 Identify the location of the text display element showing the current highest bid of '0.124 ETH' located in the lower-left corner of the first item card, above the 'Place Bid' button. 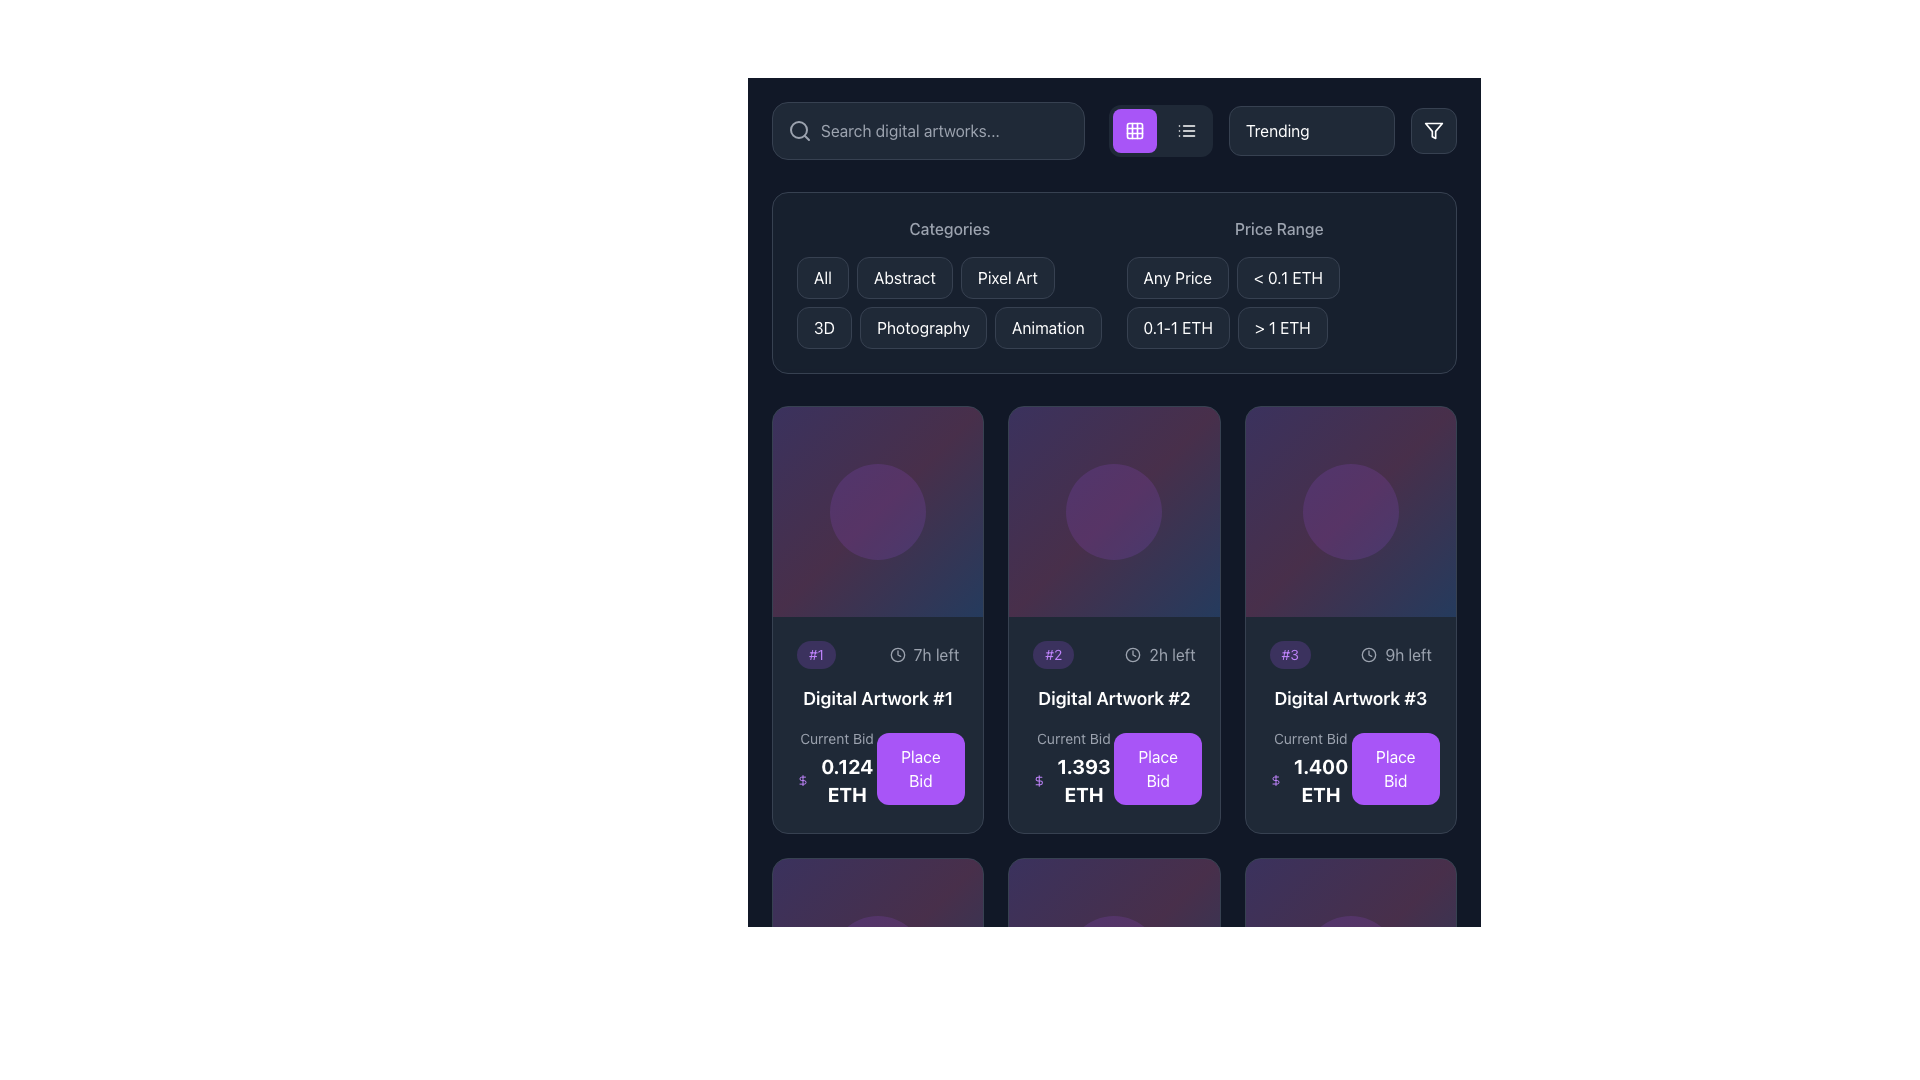
(837, 768).